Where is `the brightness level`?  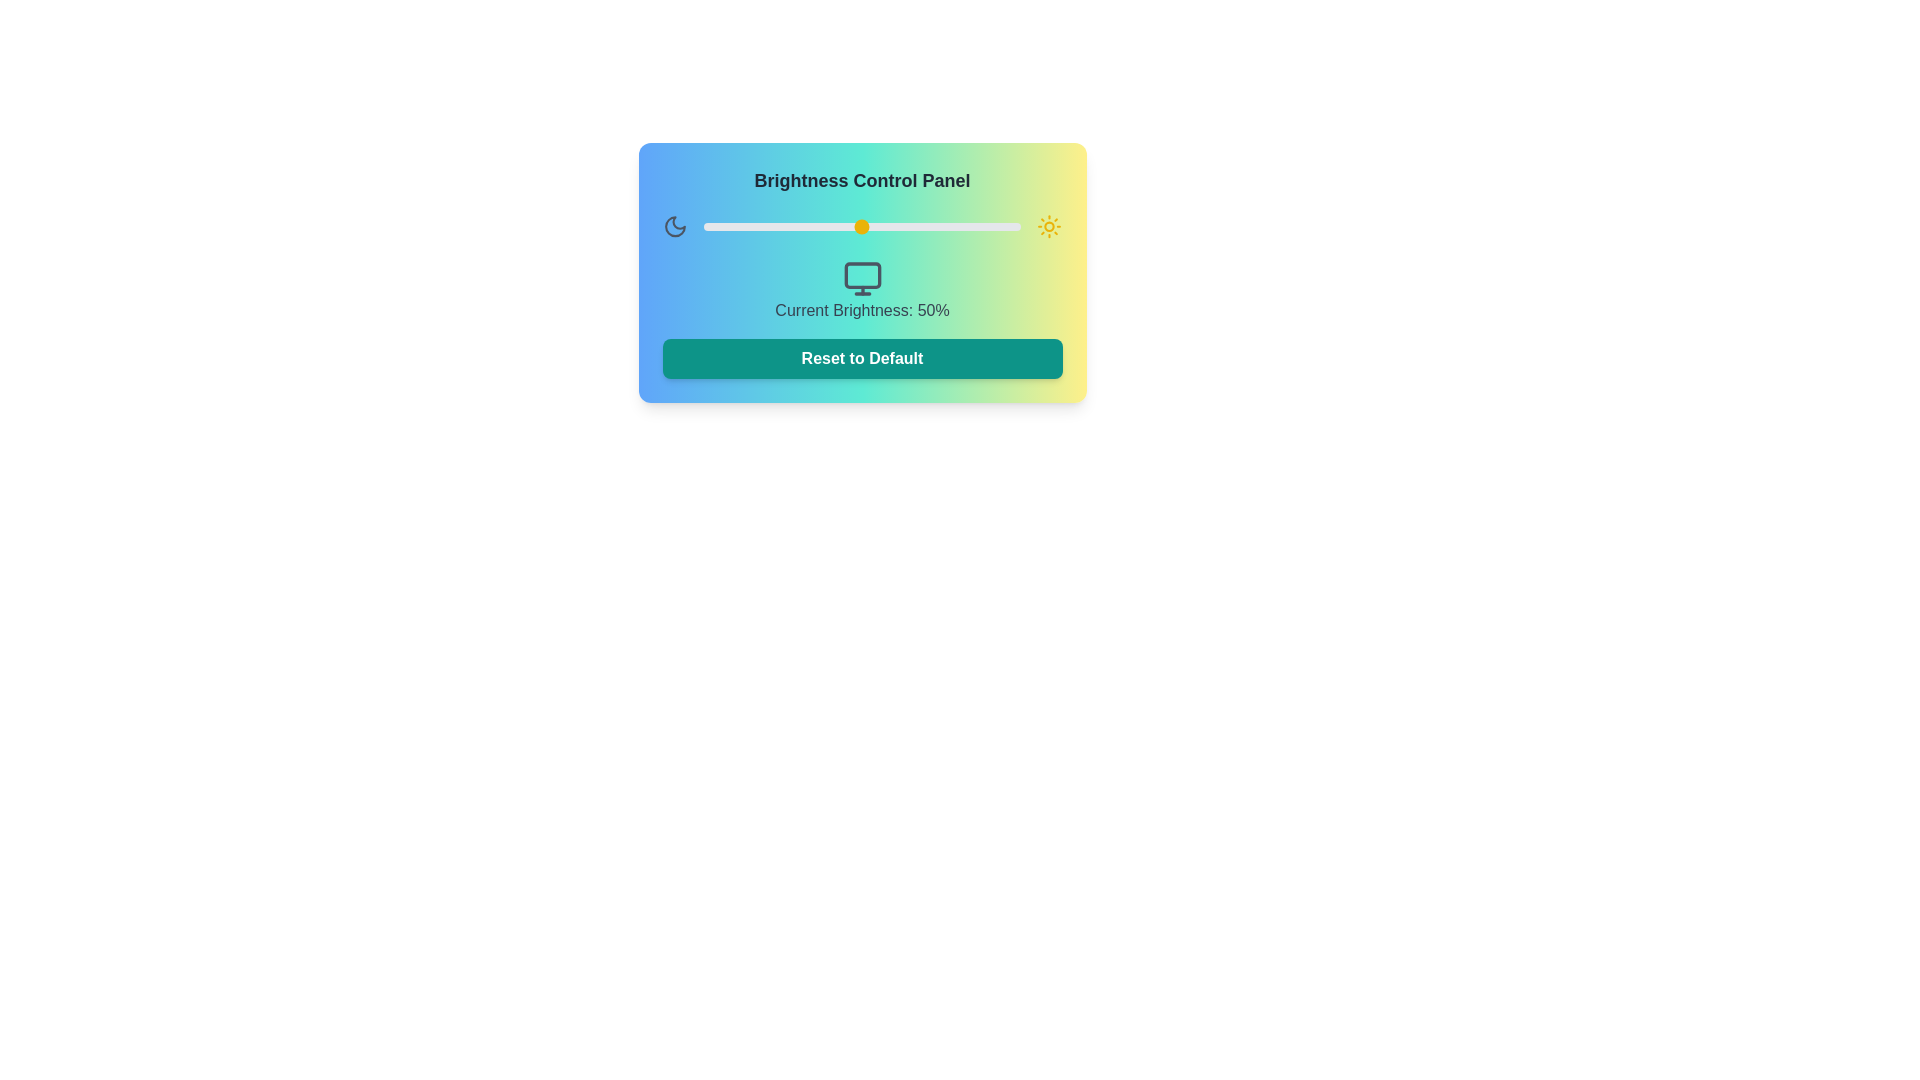
the brightness level is located at coordinates (772, 226).